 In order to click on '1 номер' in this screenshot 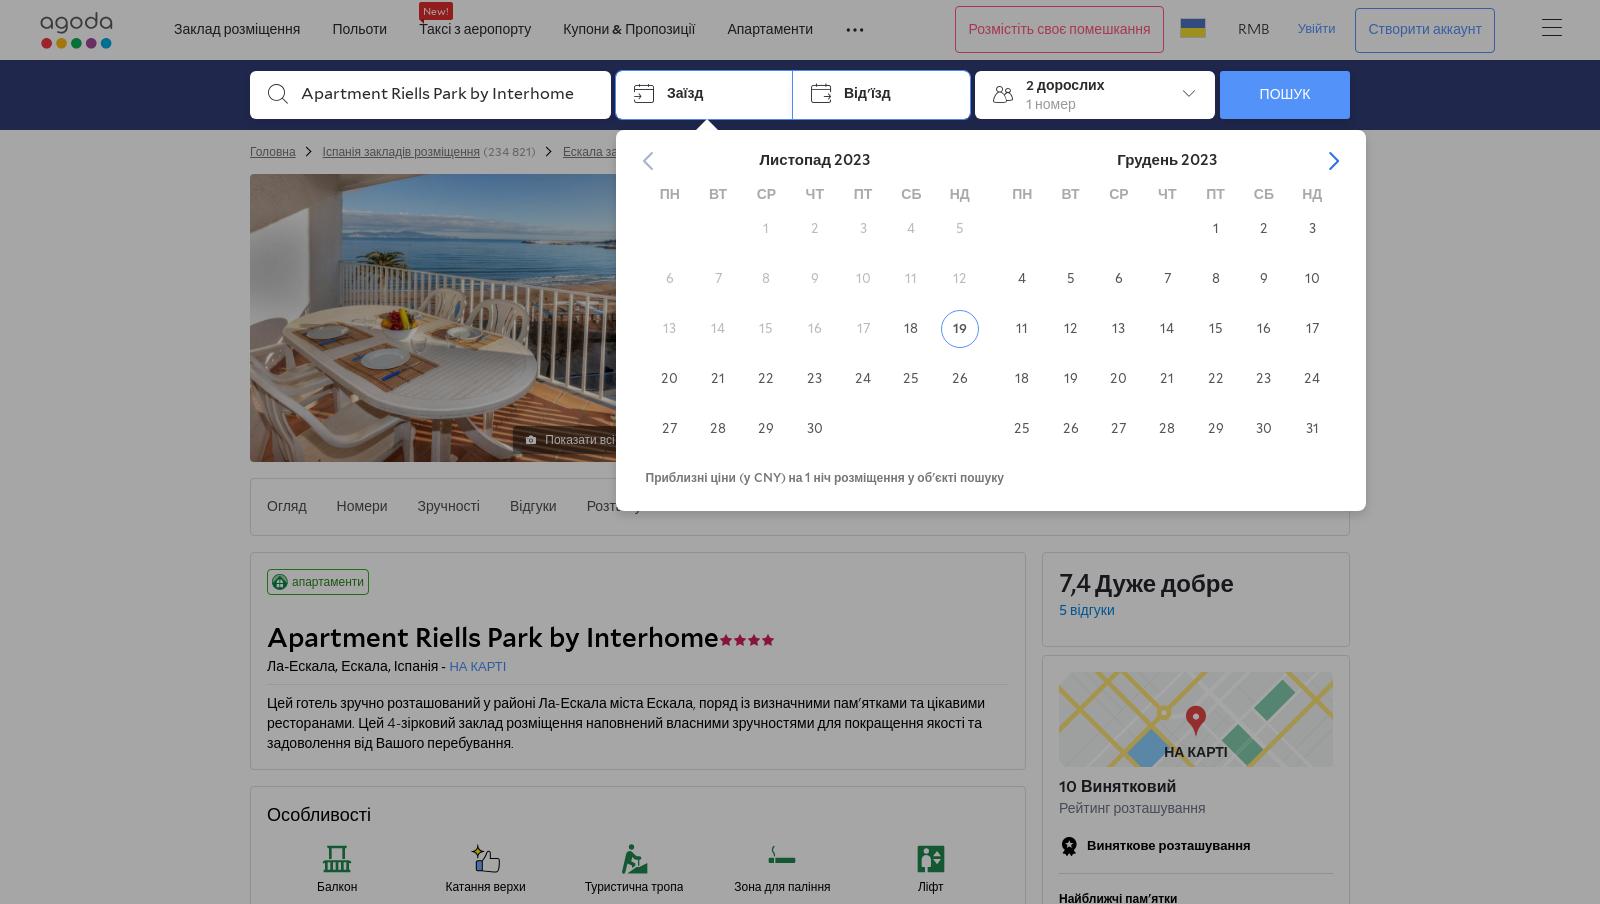, I will do `click(1050, 102)`.